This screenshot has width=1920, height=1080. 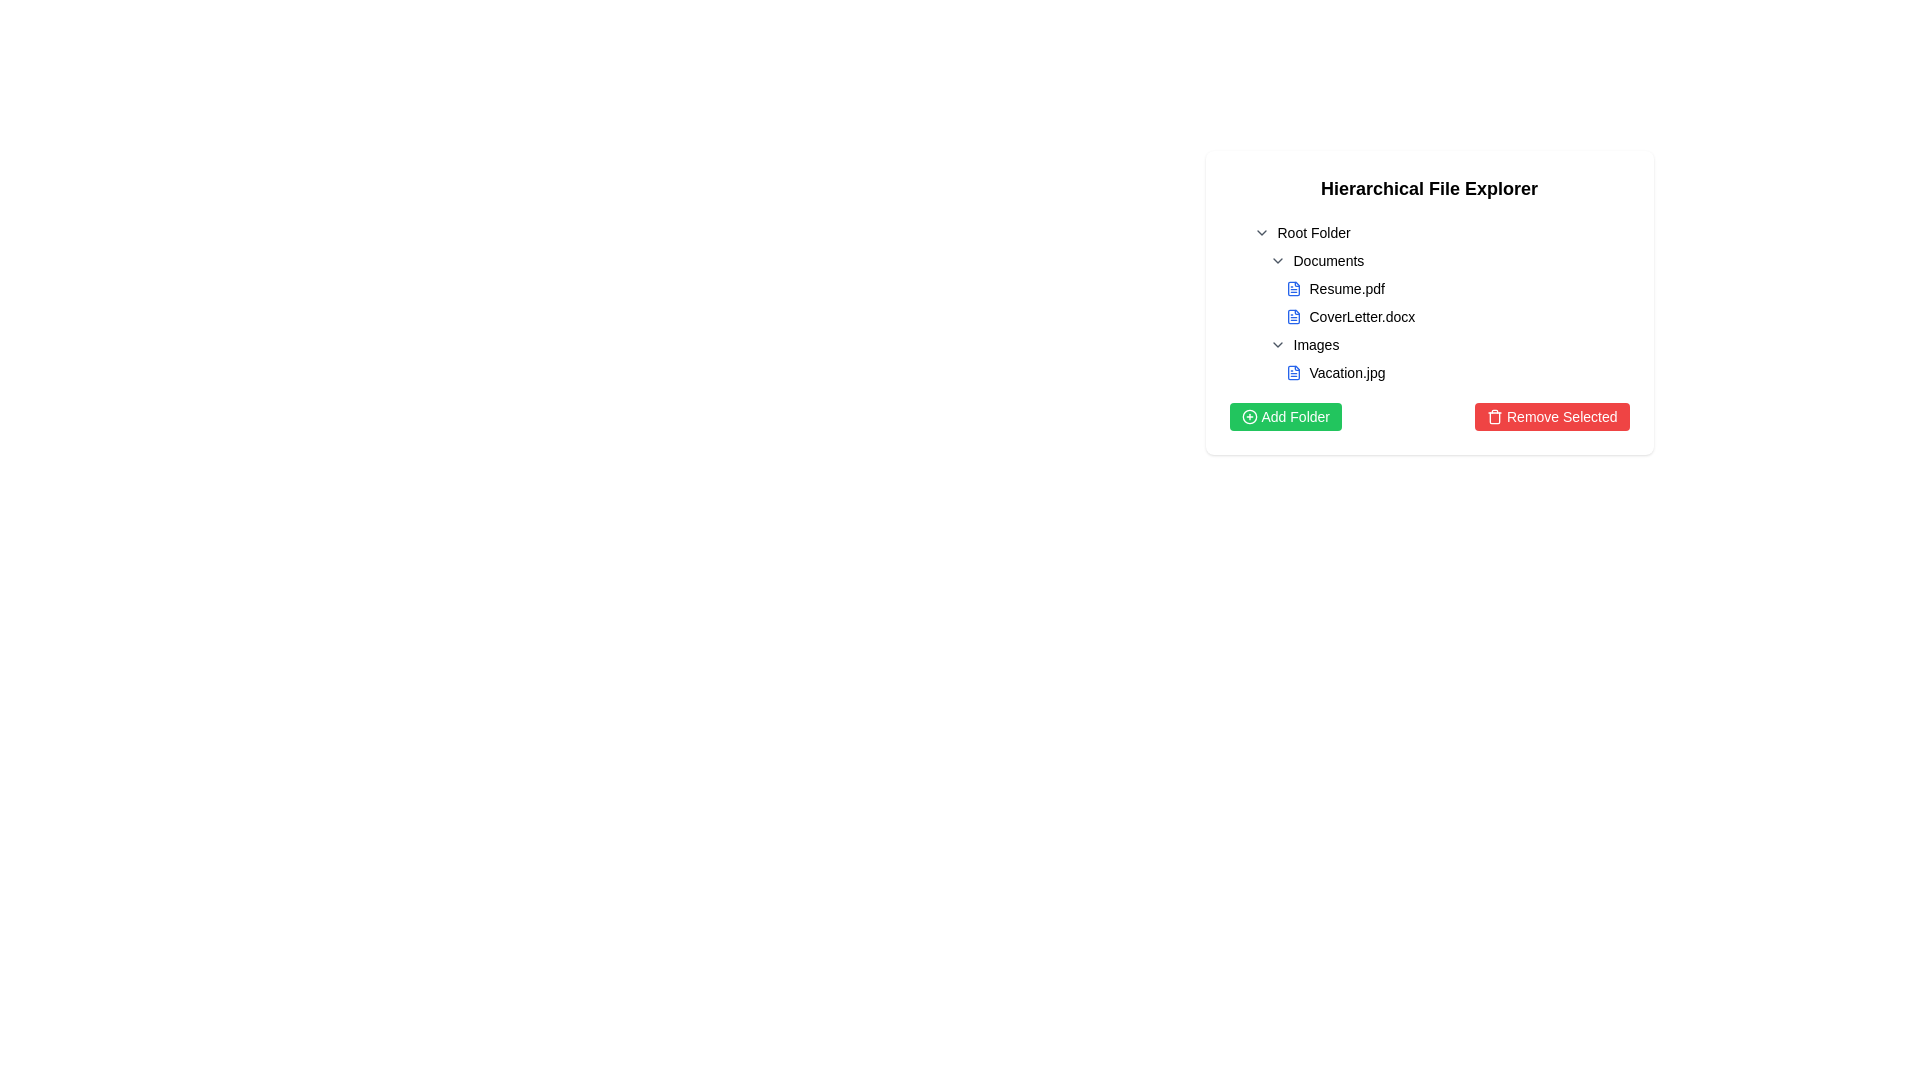 I want to click on the file item entry representing 'Vacation.jpg' in the 'Images' folder, so click(x=1445, y=373).